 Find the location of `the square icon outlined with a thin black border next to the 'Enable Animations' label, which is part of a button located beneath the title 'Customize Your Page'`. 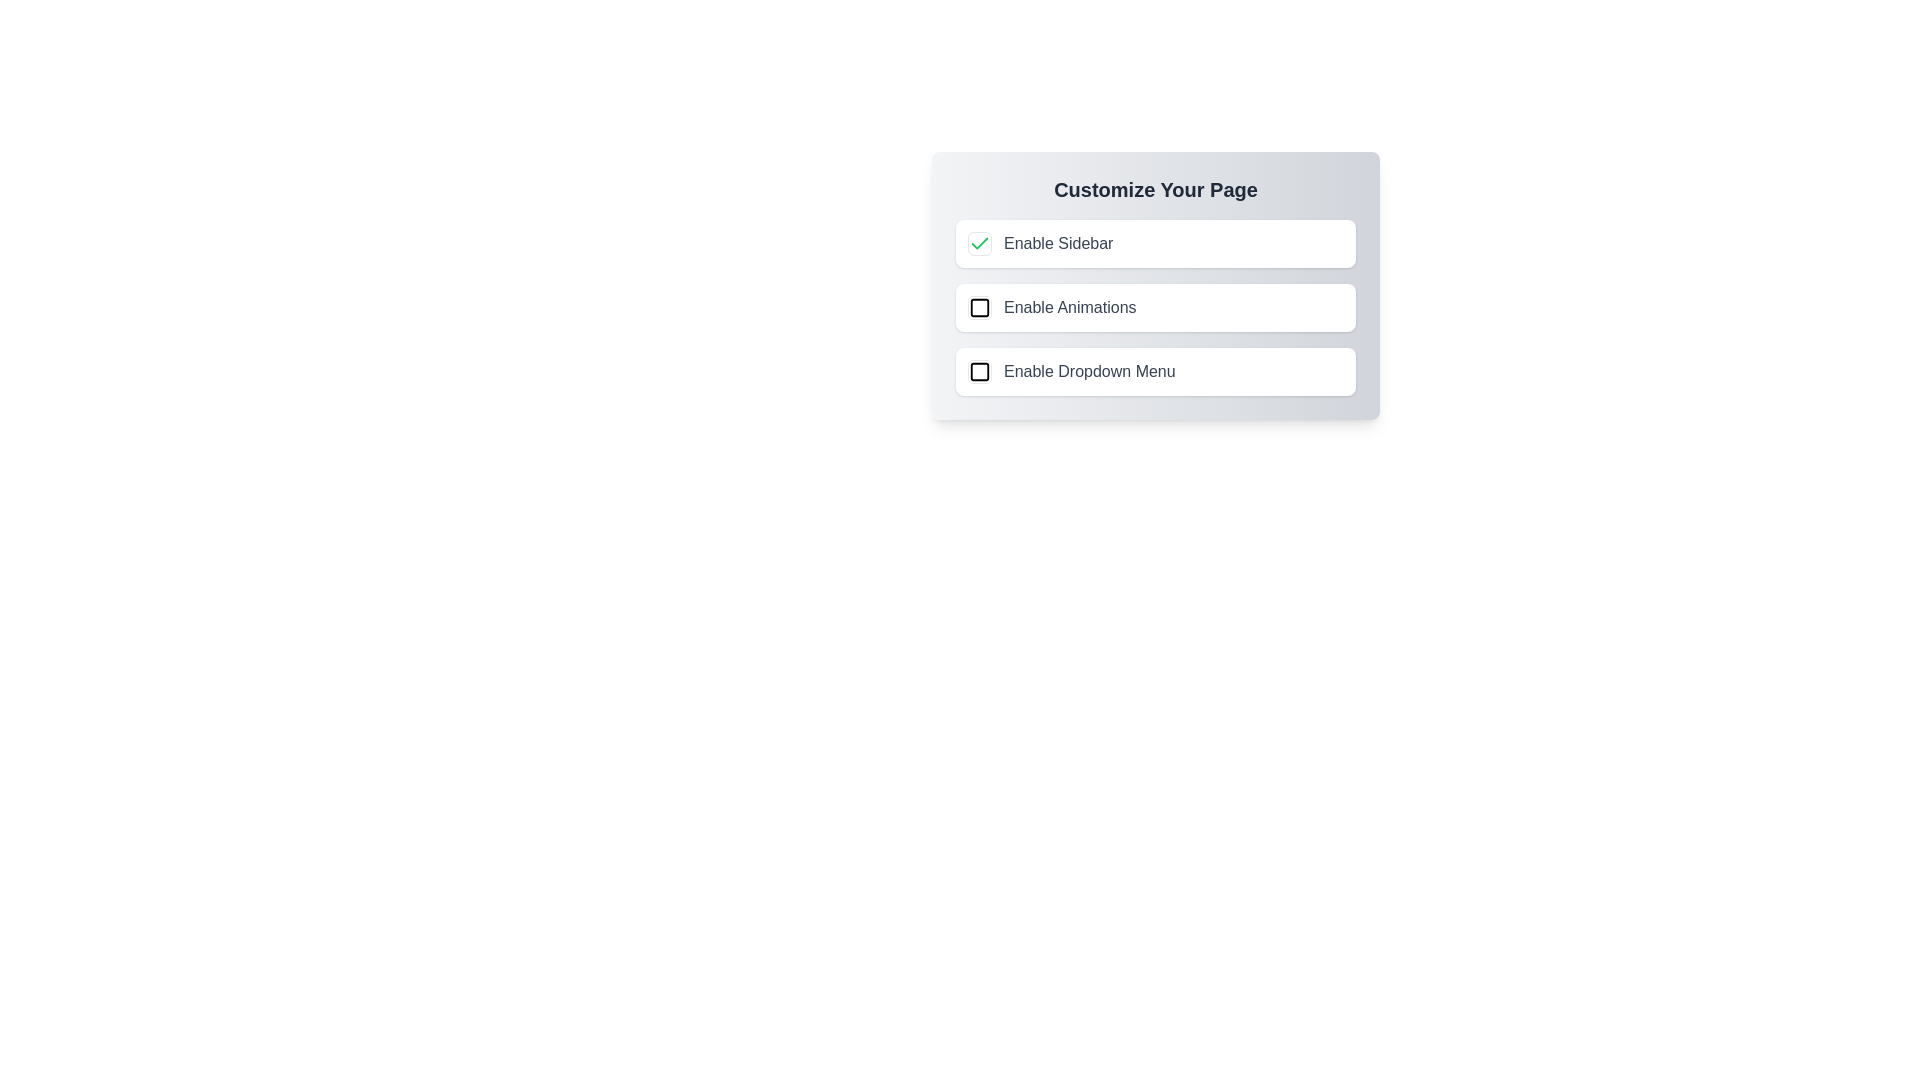

the square icon outlined with a thin black border next to the 'Enable Animations' label, which is part of a button located beneath the title 'Customize Your Page' is located at coordinates (979, 308).